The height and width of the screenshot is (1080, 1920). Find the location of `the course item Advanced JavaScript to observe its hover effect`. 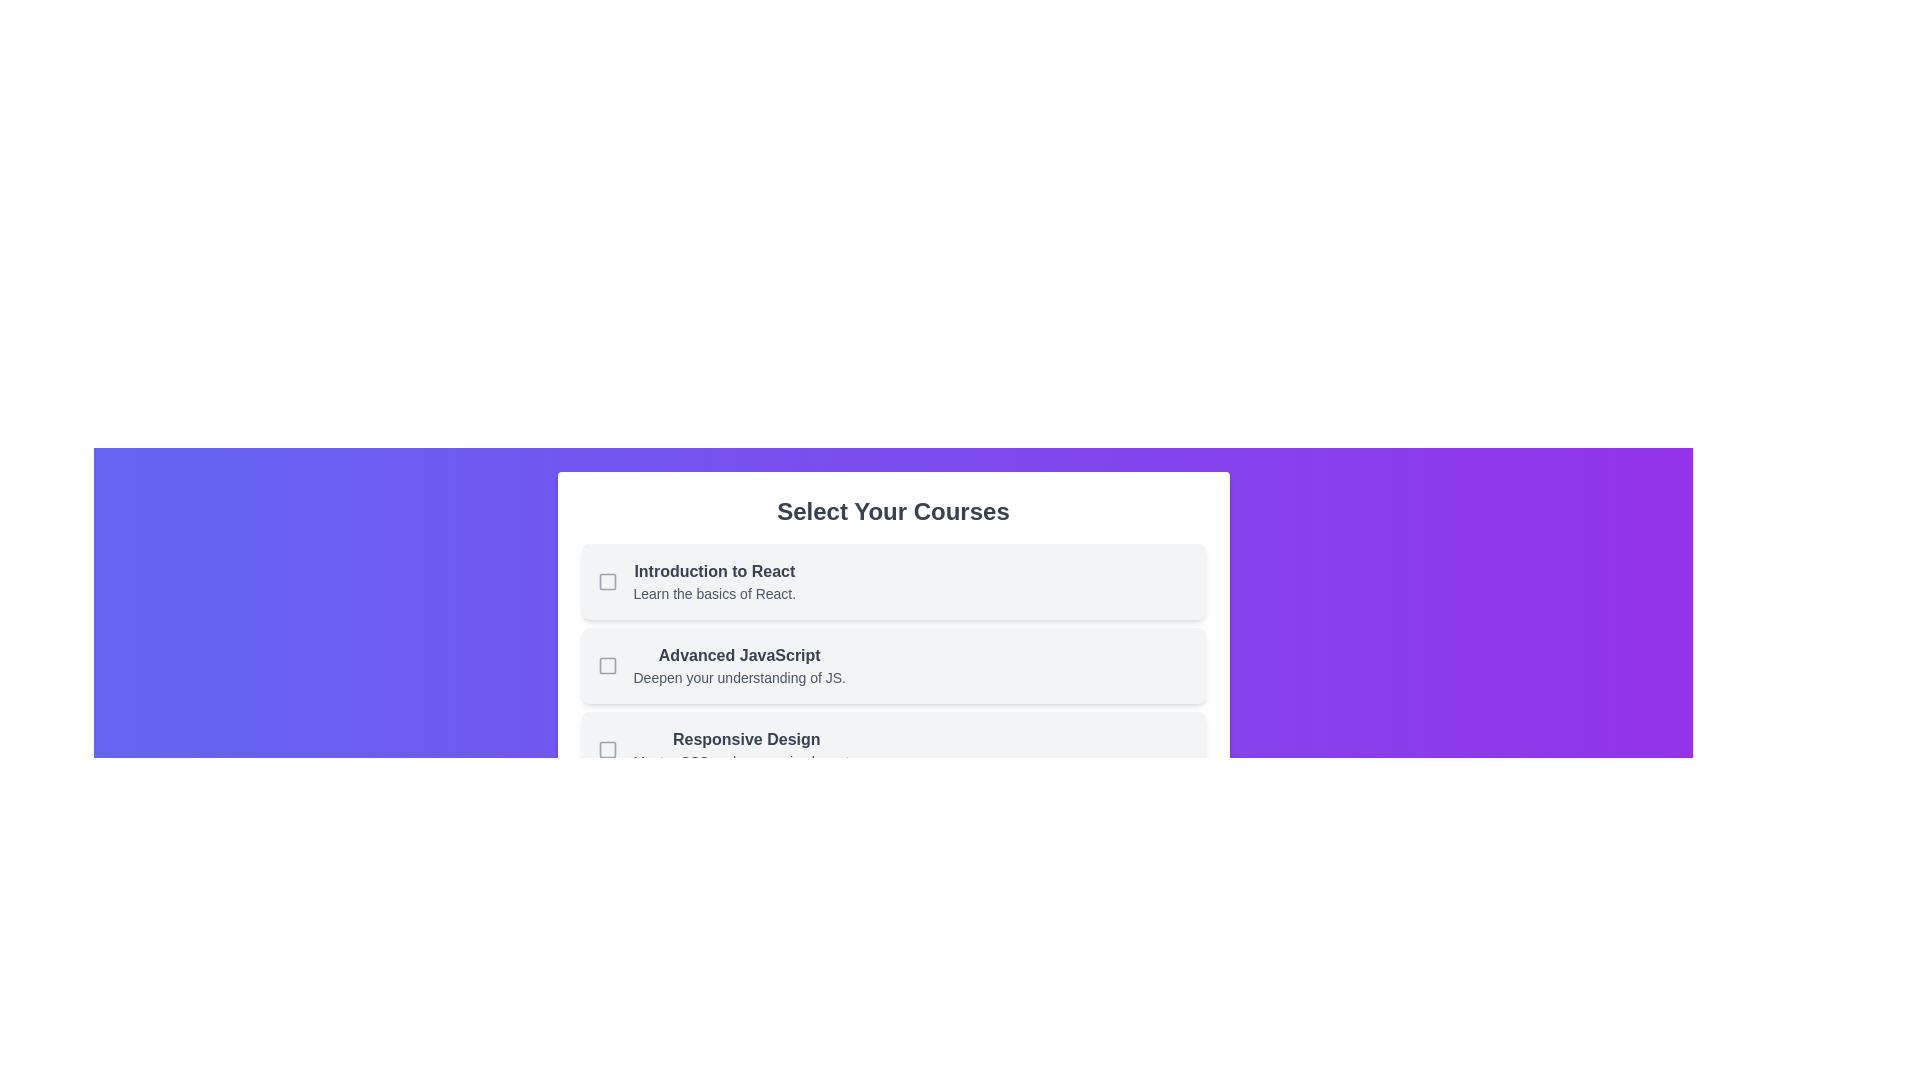

the course item Advanced JavaScript to observe its hover effect is located at coordinates (892, 666).